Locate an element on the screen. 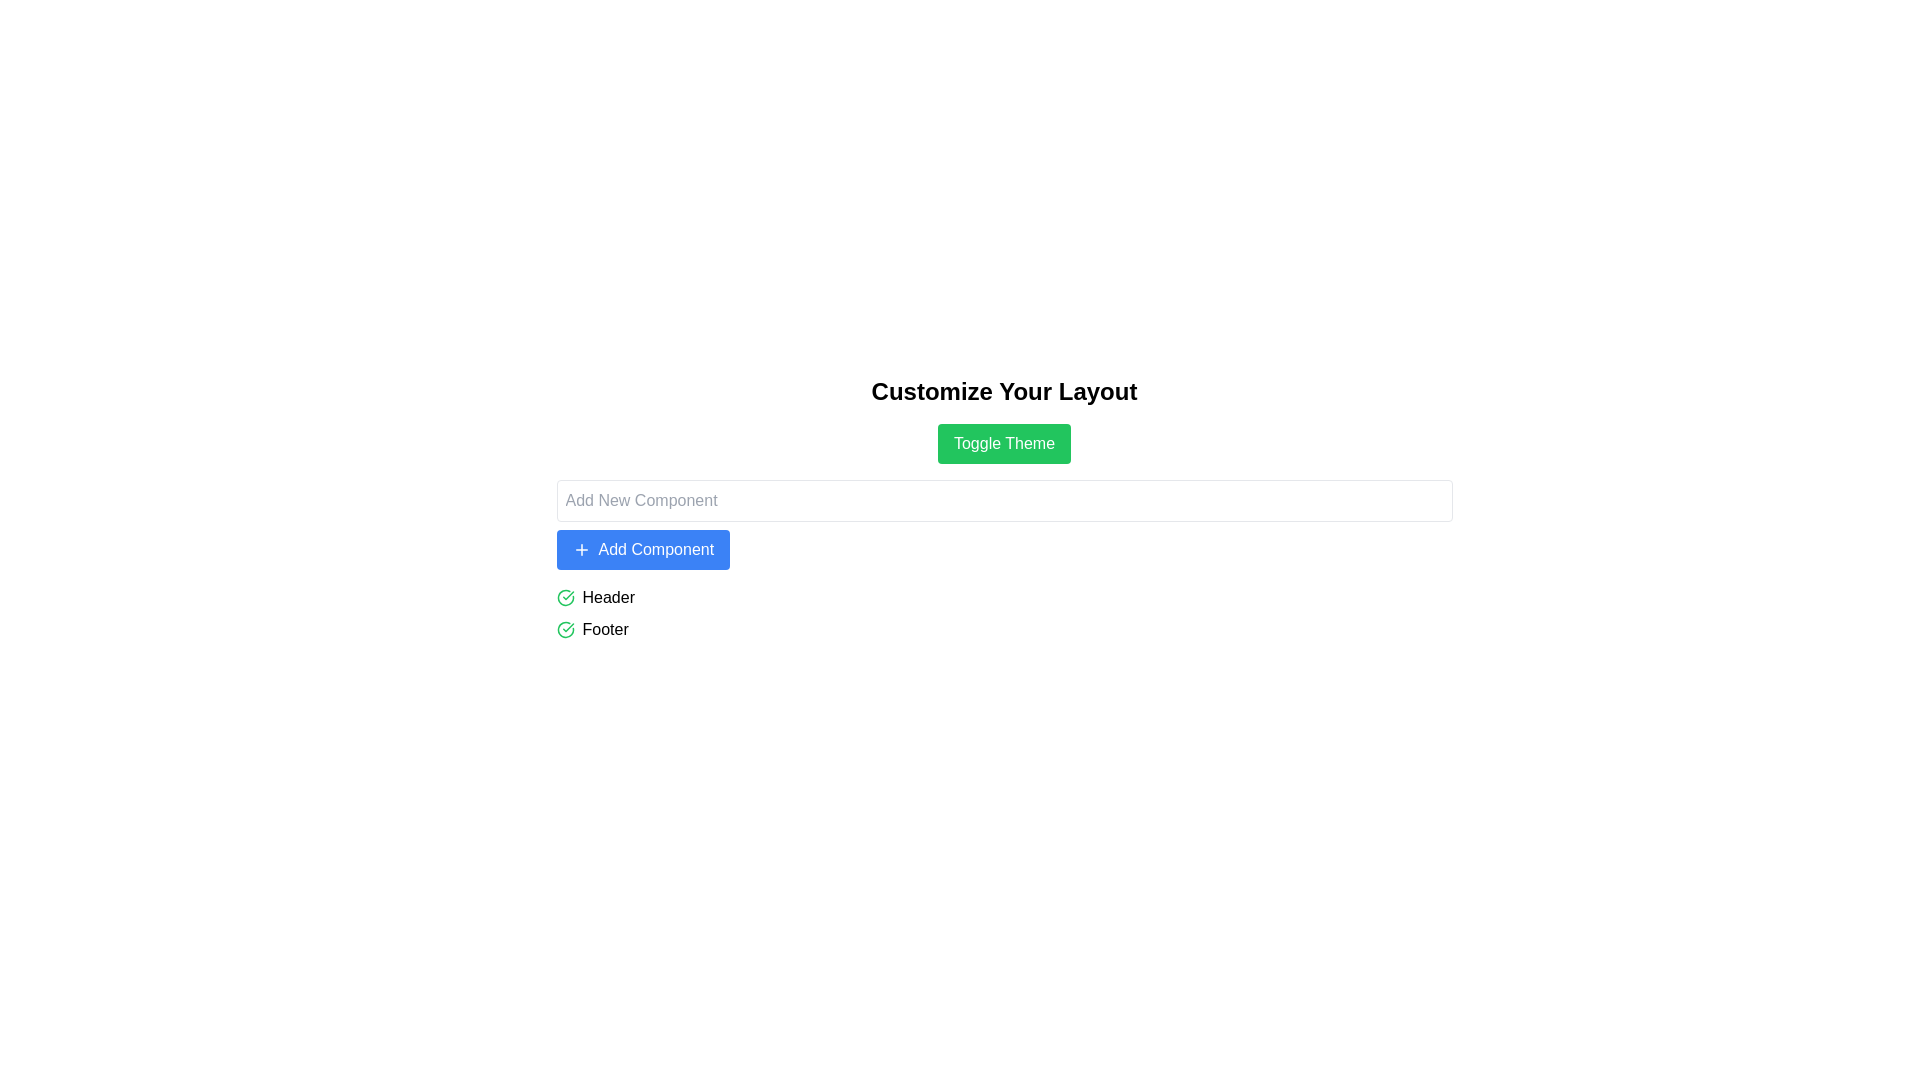 The width and height of the screenshot is (1920, 1080). the blue rectangular button labeled 'Add Component' with a plus sign icon, located below the 'Add New Component' input field is located at coordinates (643, 550).